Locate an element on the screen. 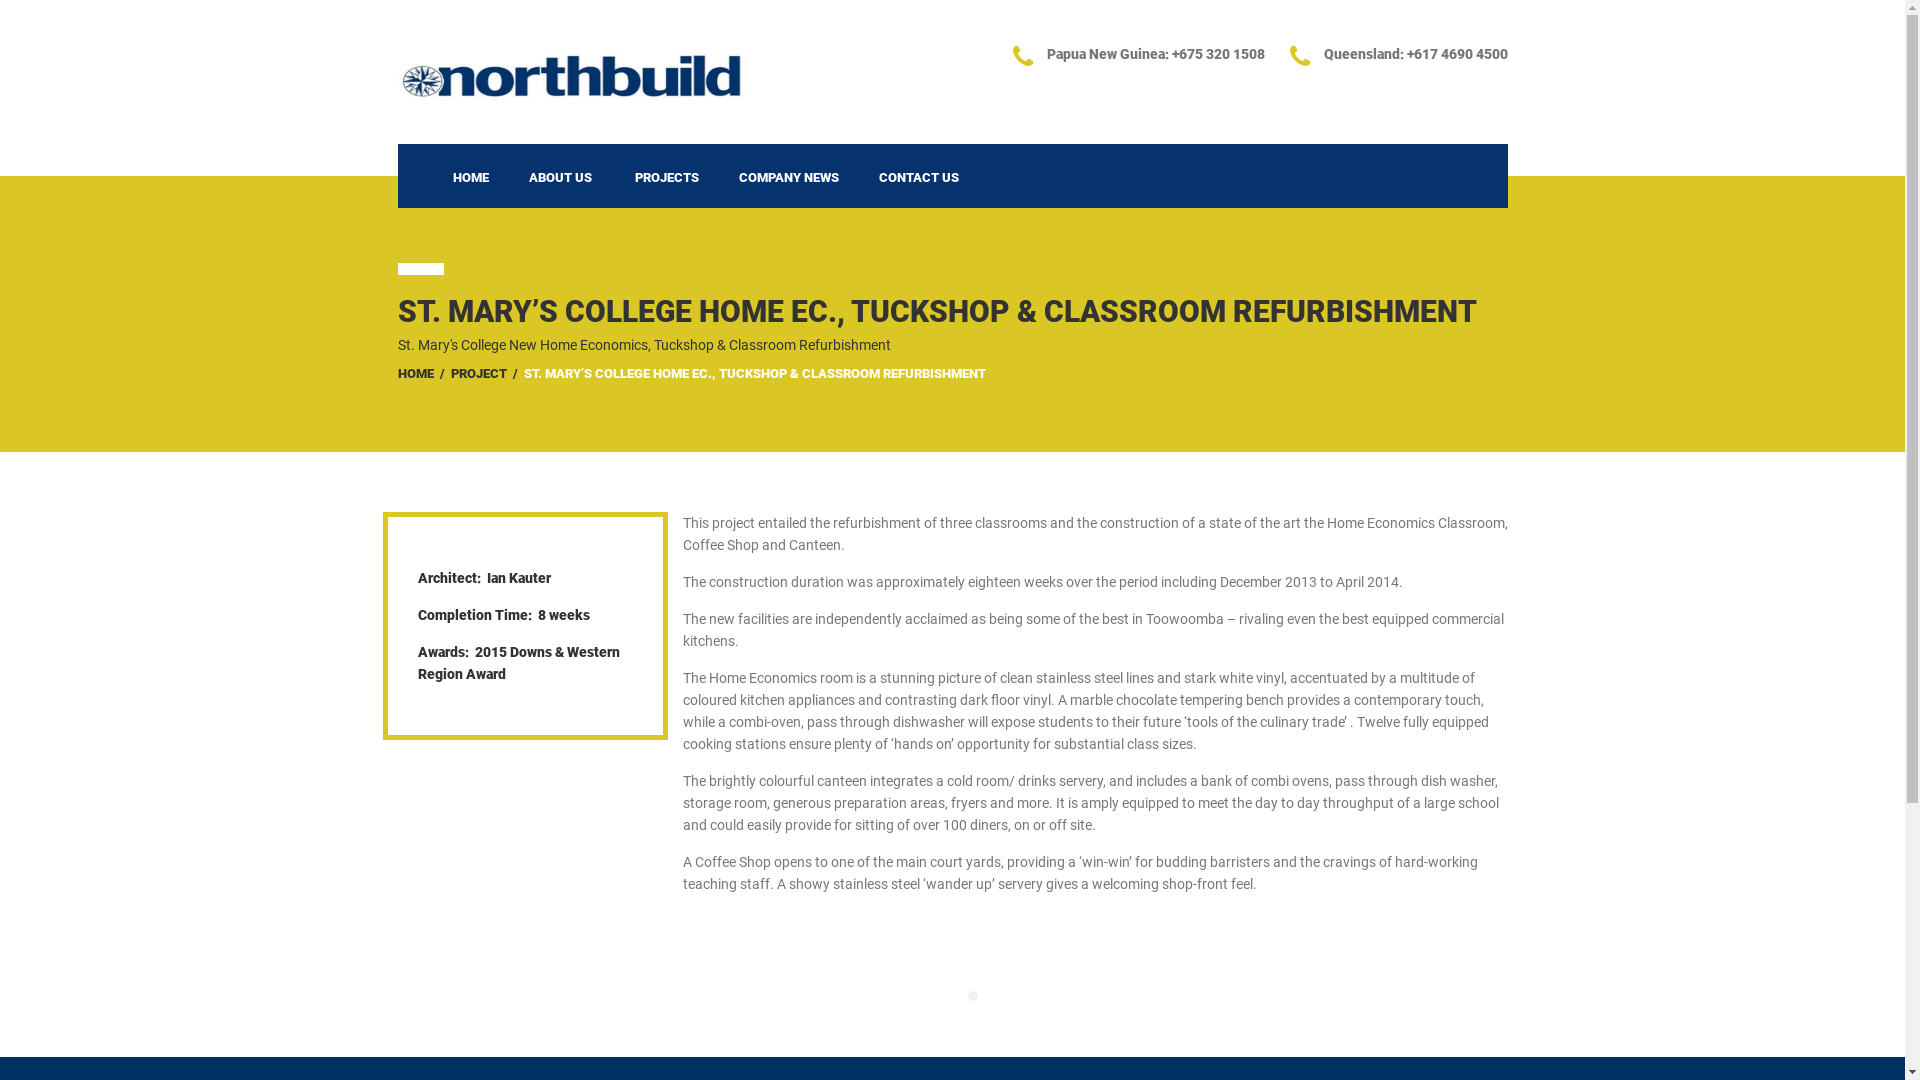  'HOME' is located at coordinates (431, 175).